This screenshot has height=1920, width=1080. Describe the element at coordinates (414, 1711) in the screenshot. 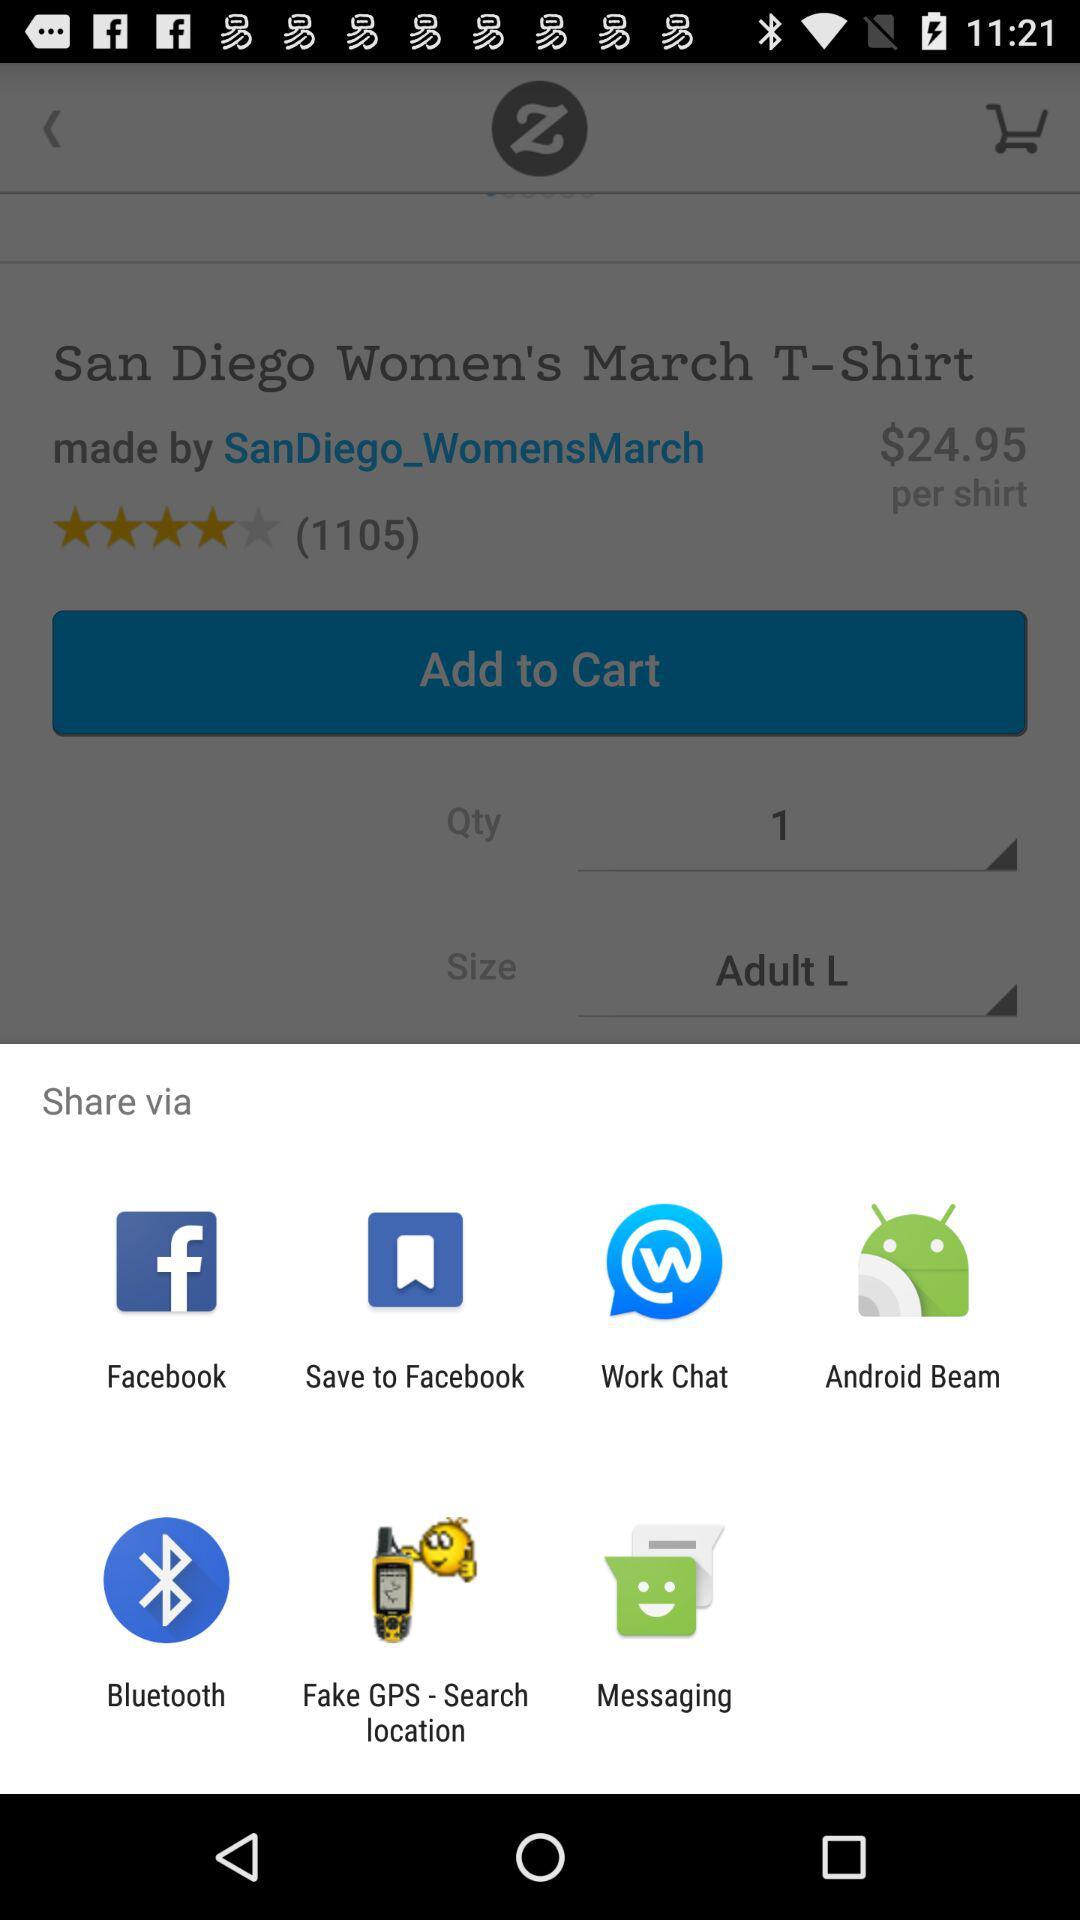

I see `app to the right of bluetooth app` at that location.